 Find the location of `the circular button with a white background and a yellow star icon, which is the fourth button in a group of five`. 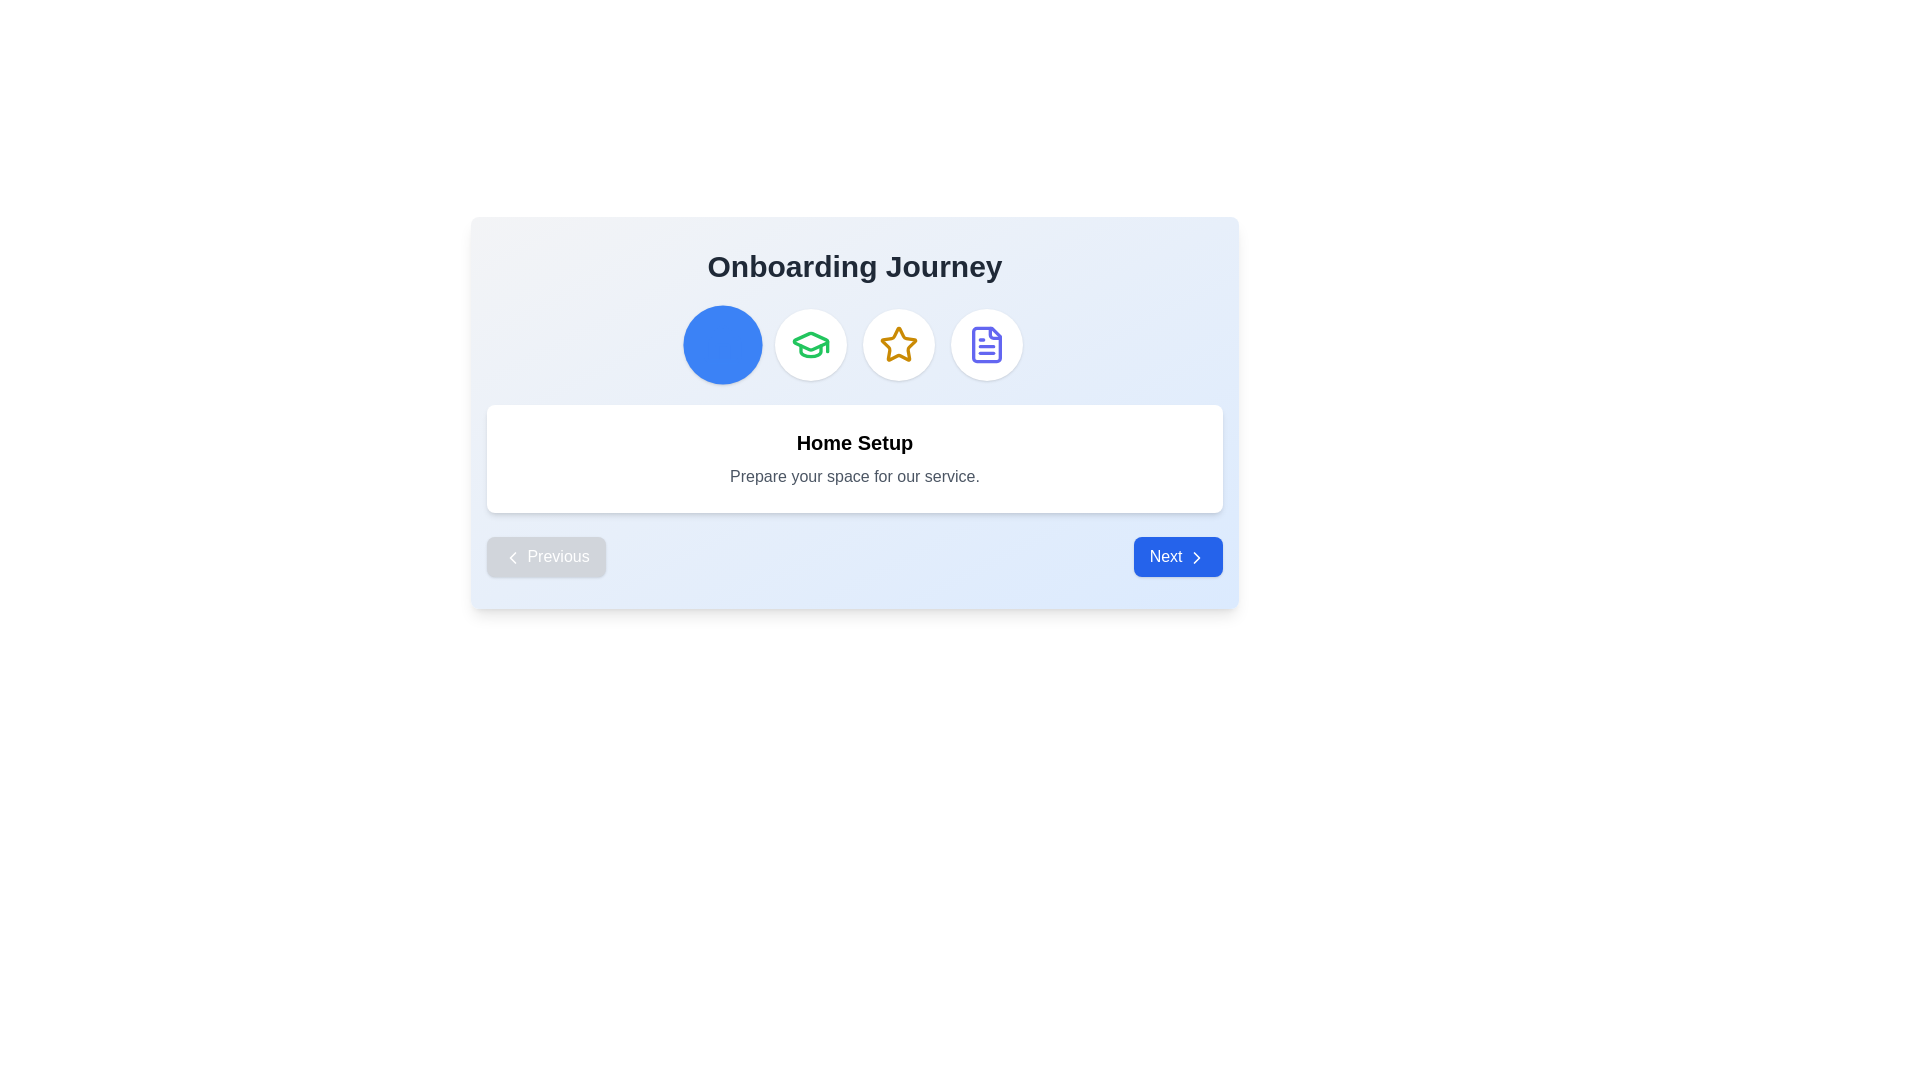

the circular button with a white background and a yellow star icon, which is the fourth button in a group of five is located at coordinates (897, 343).